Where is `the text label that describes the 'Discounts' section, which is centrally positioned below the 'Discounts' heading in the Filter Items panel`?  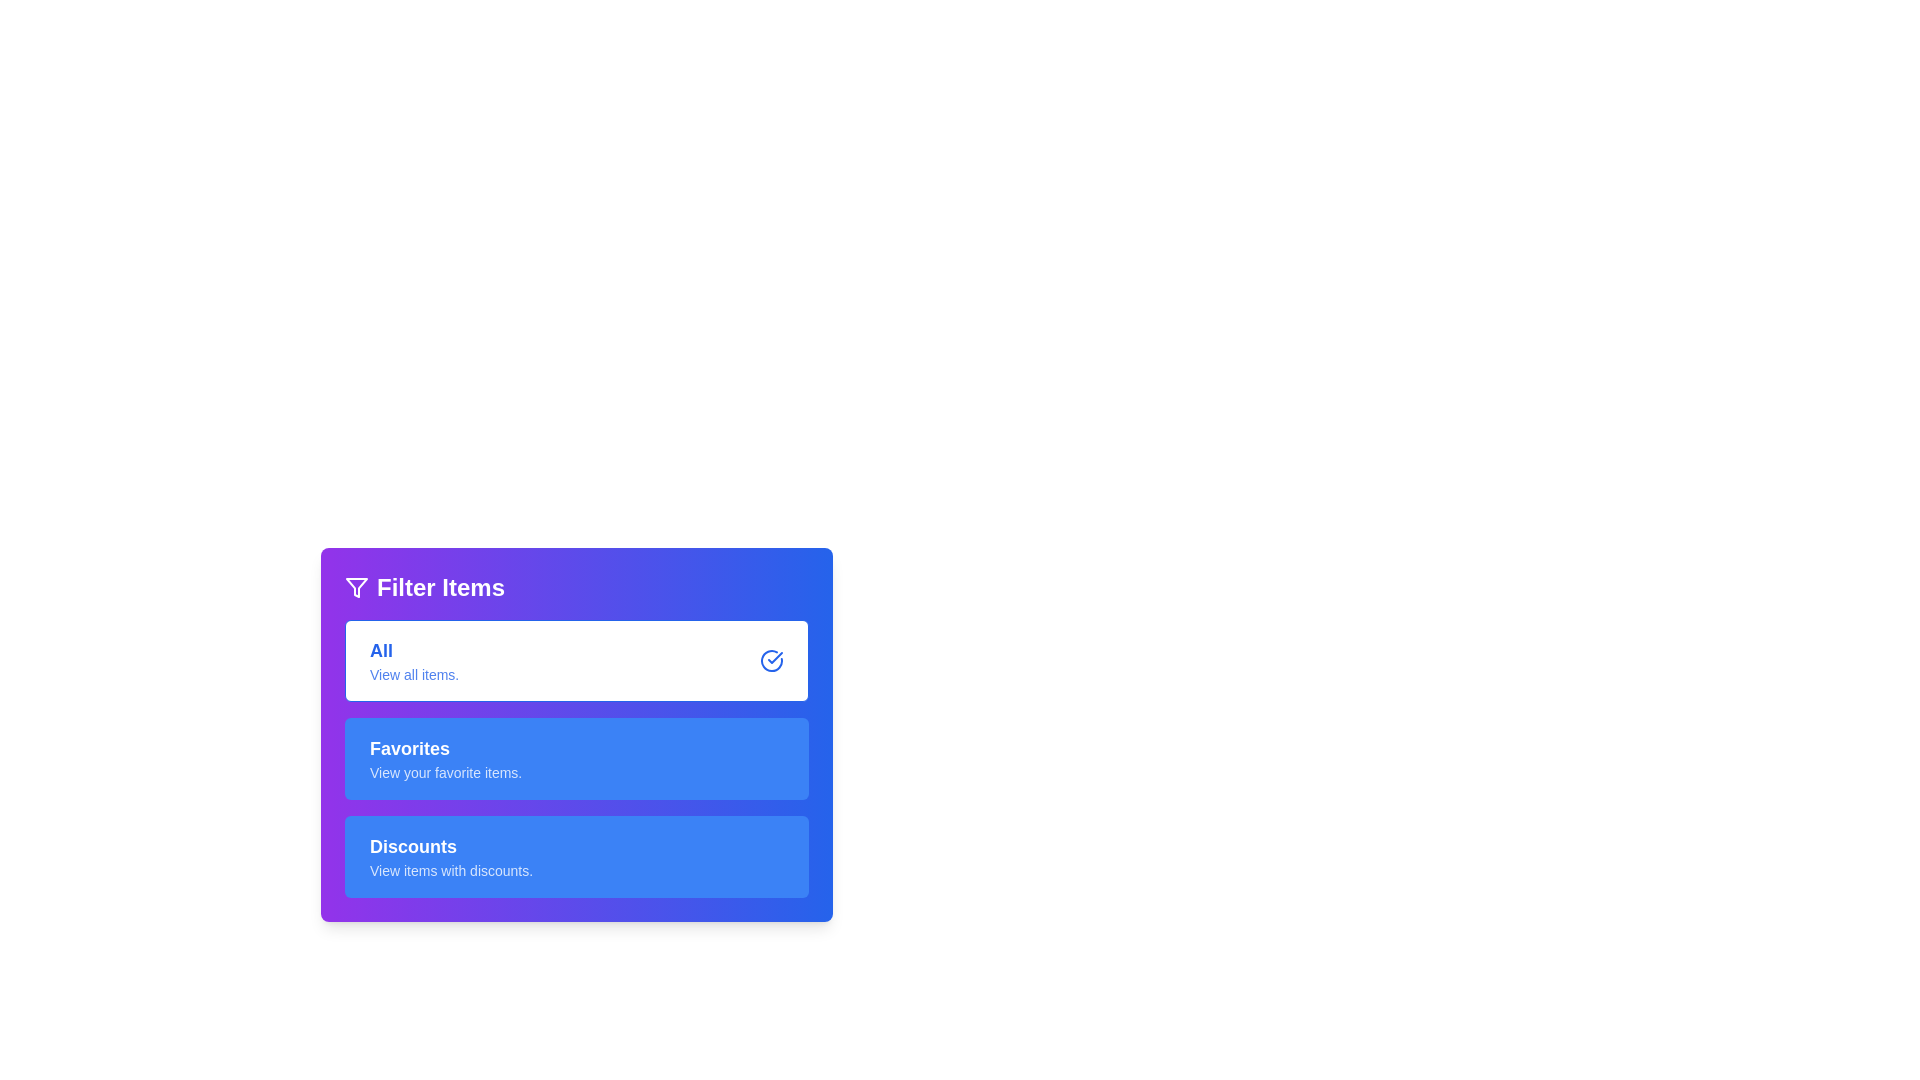 the text label that describes the 'Discounts' section, which is centrally positioned below the 'Discounts' heading in the Filter Items panel is located at coordinates (450, 870).